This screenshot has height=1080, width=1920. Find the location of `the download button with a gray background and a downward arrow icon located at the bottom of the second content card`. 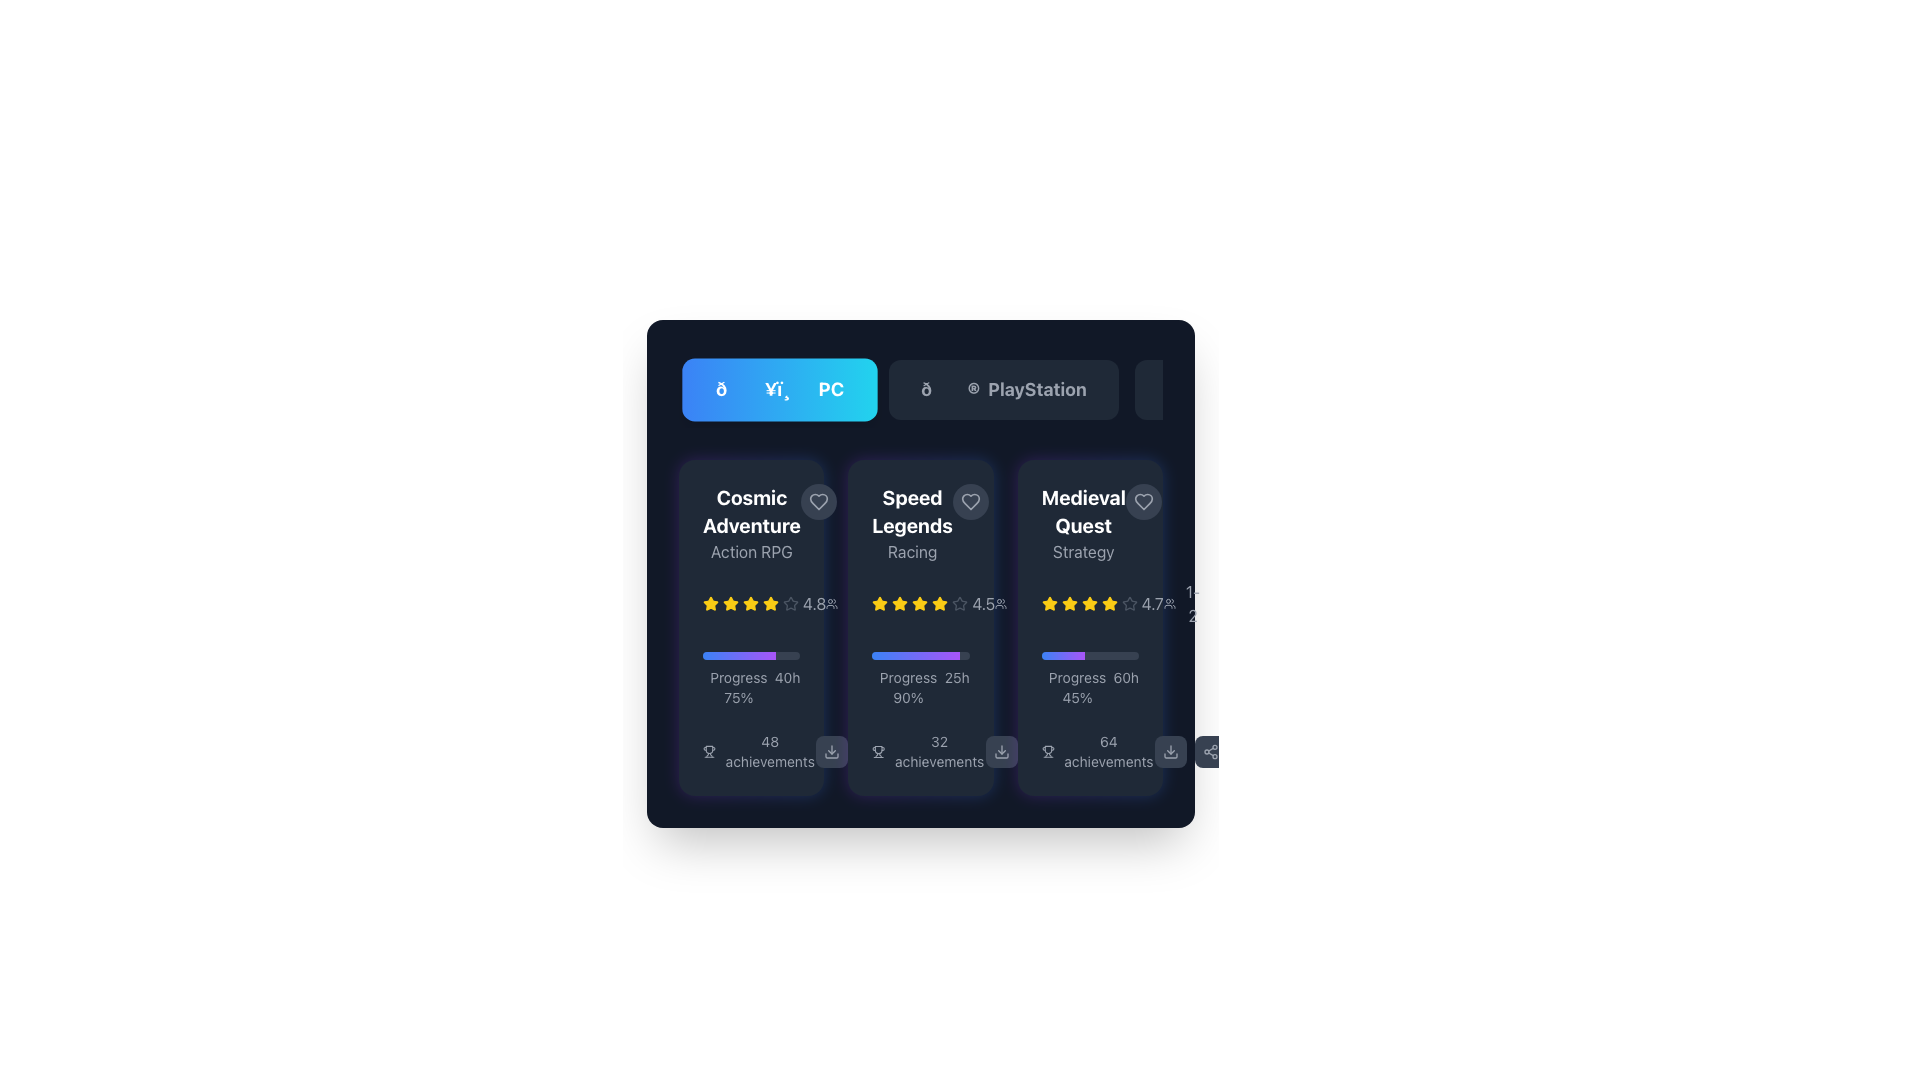

the download button with a gray background and a downward arrow icon located at the bottom of the second content card is located at coordinates (1001, 752).